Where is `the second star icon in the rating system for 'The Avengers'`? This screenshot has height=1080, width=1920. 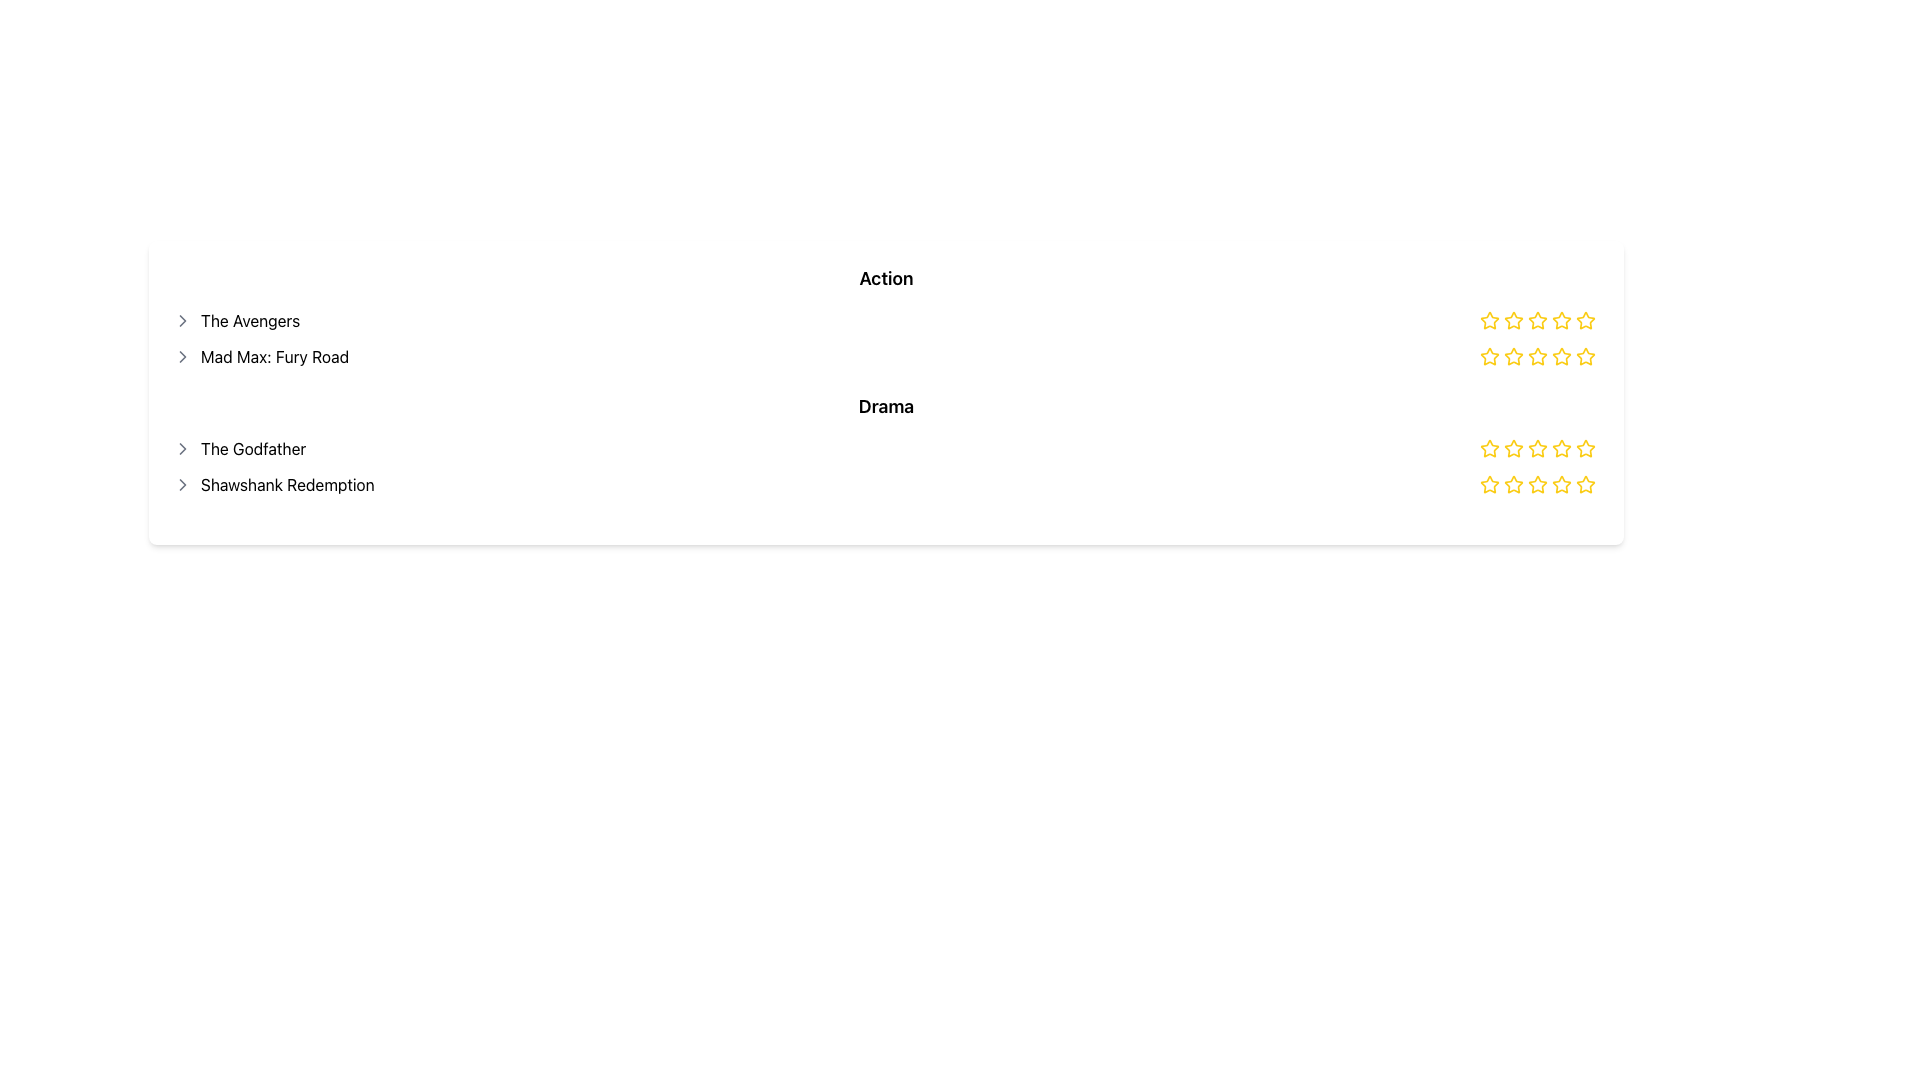 the second star icon in the rating system for 'The Avengers' is located at coordinates (1584, 319).